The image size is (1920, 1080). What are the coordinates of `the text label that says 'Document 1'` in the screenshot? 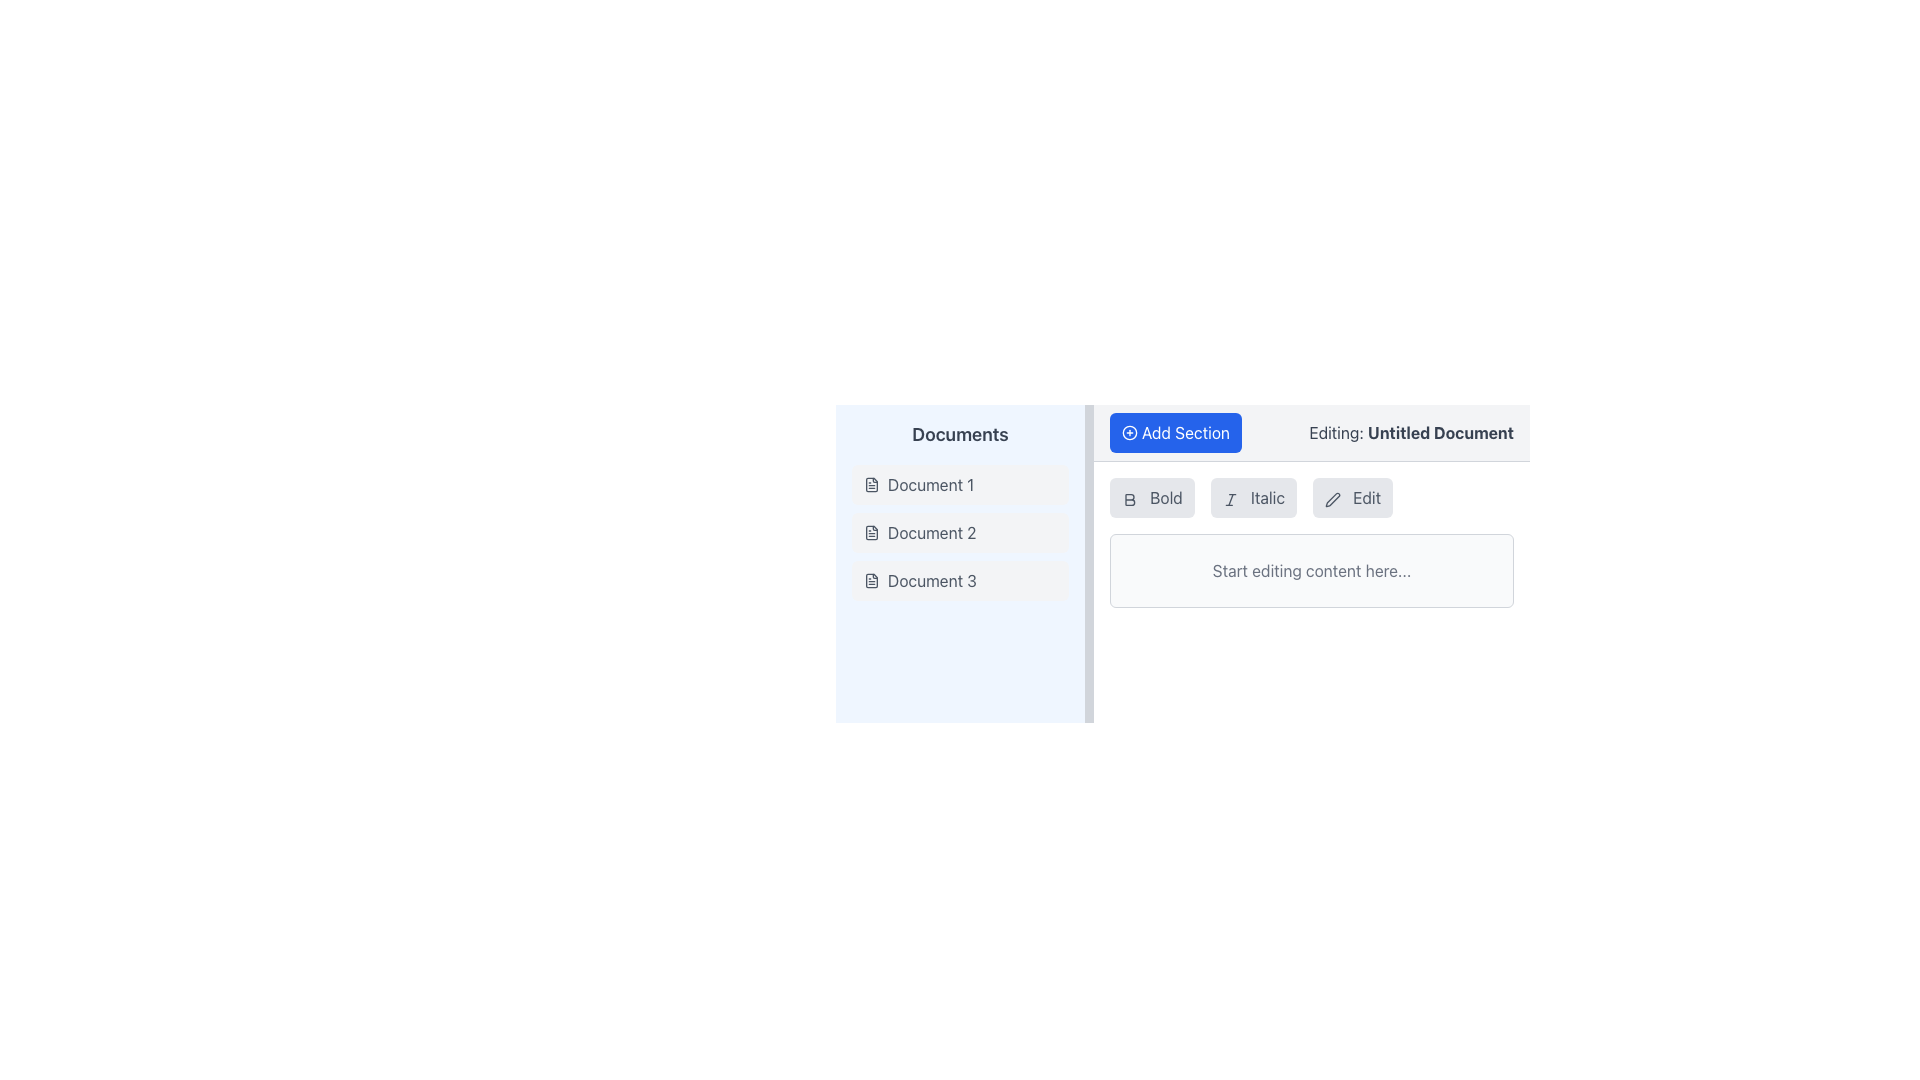 It's located at (930, 485).